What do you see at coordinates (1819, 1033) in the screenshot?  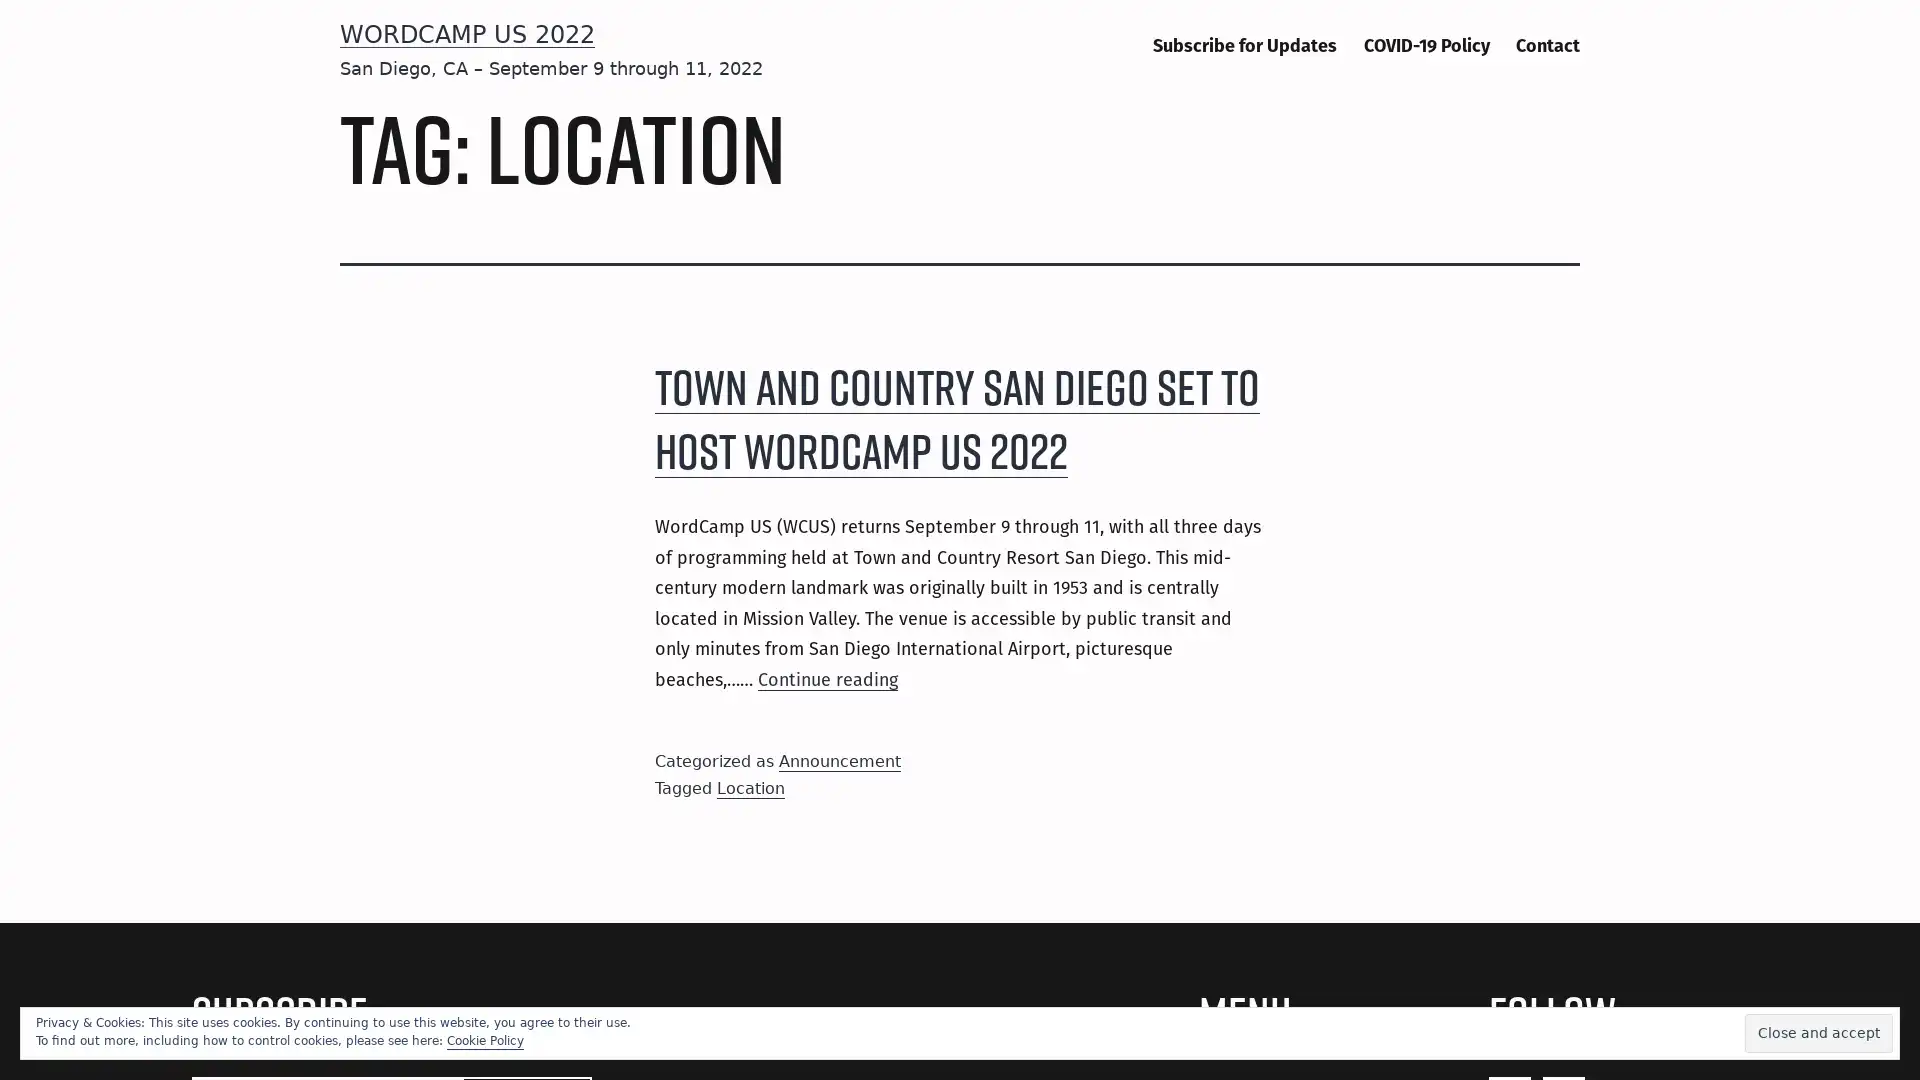 I see `Close and accept` at bounding box center [1819, 1033].